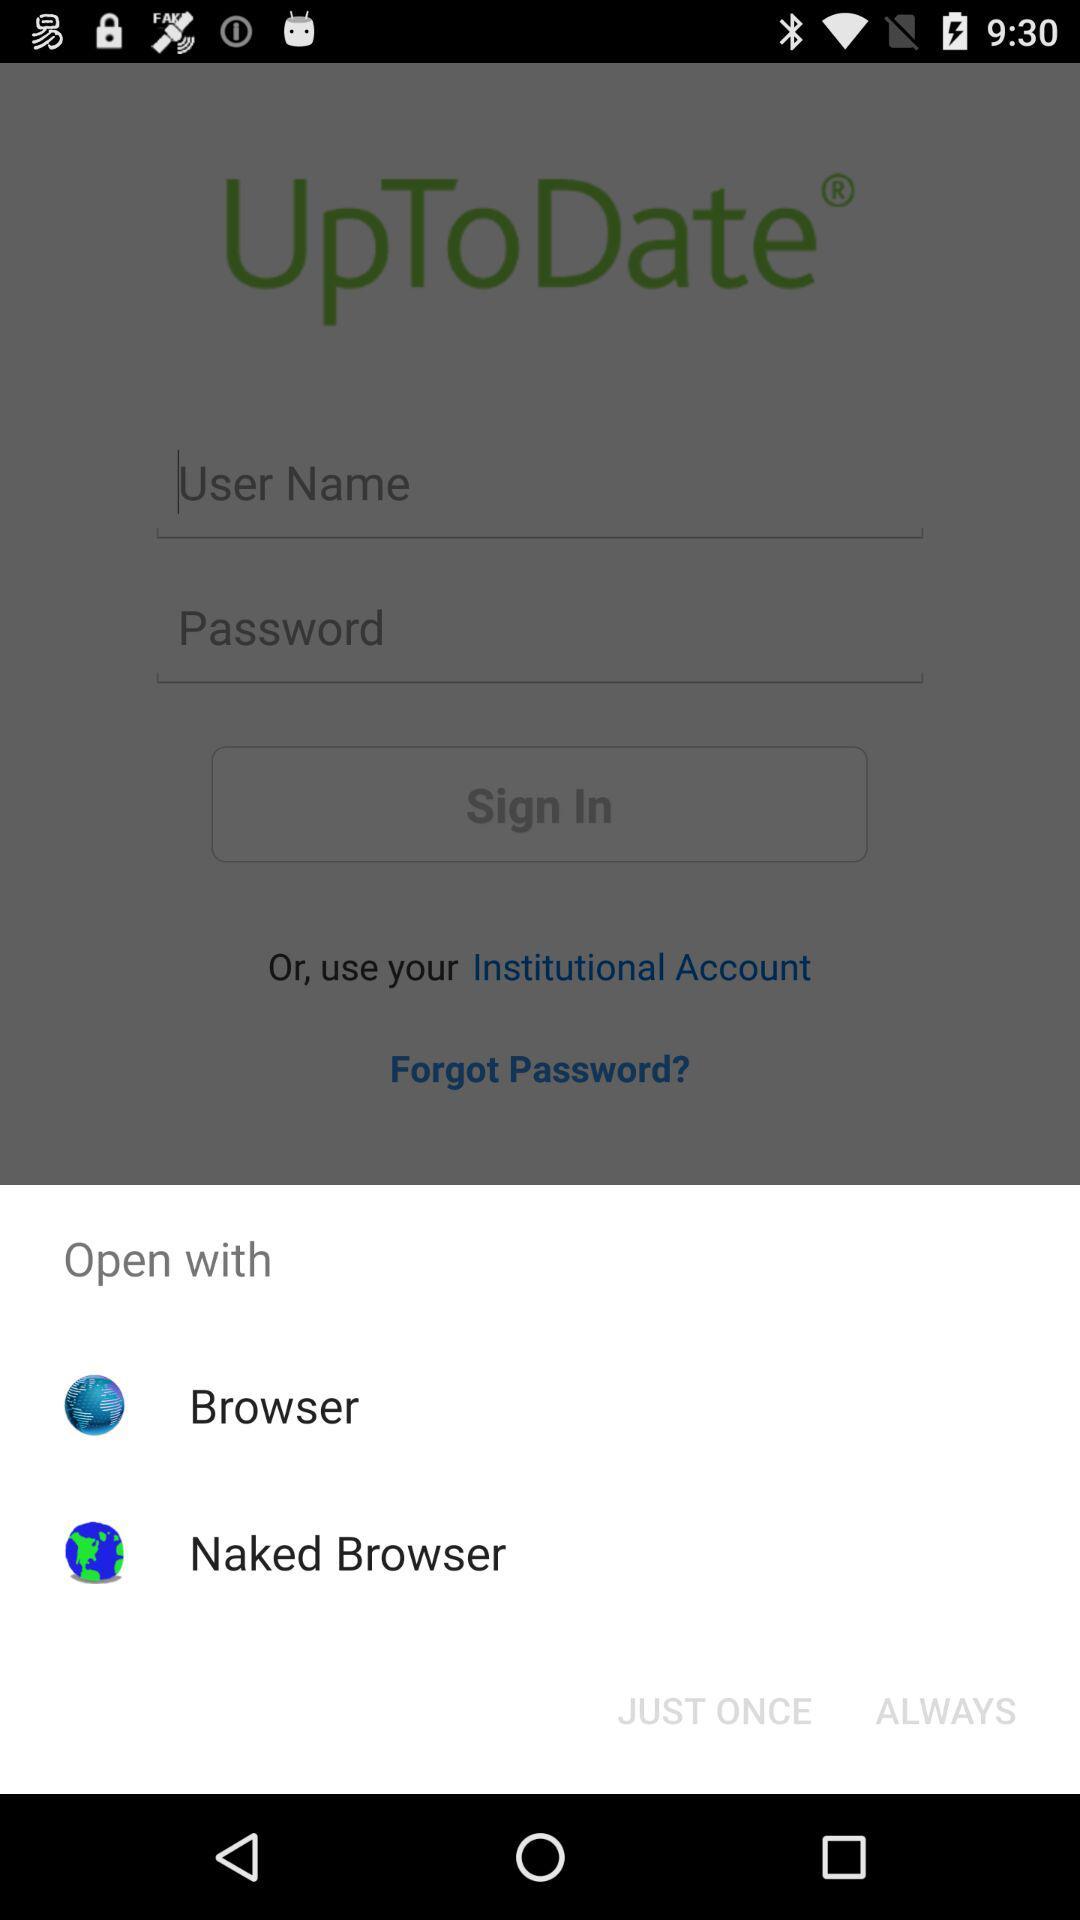  I want to click on item below the browser app, so click(346, 1551).